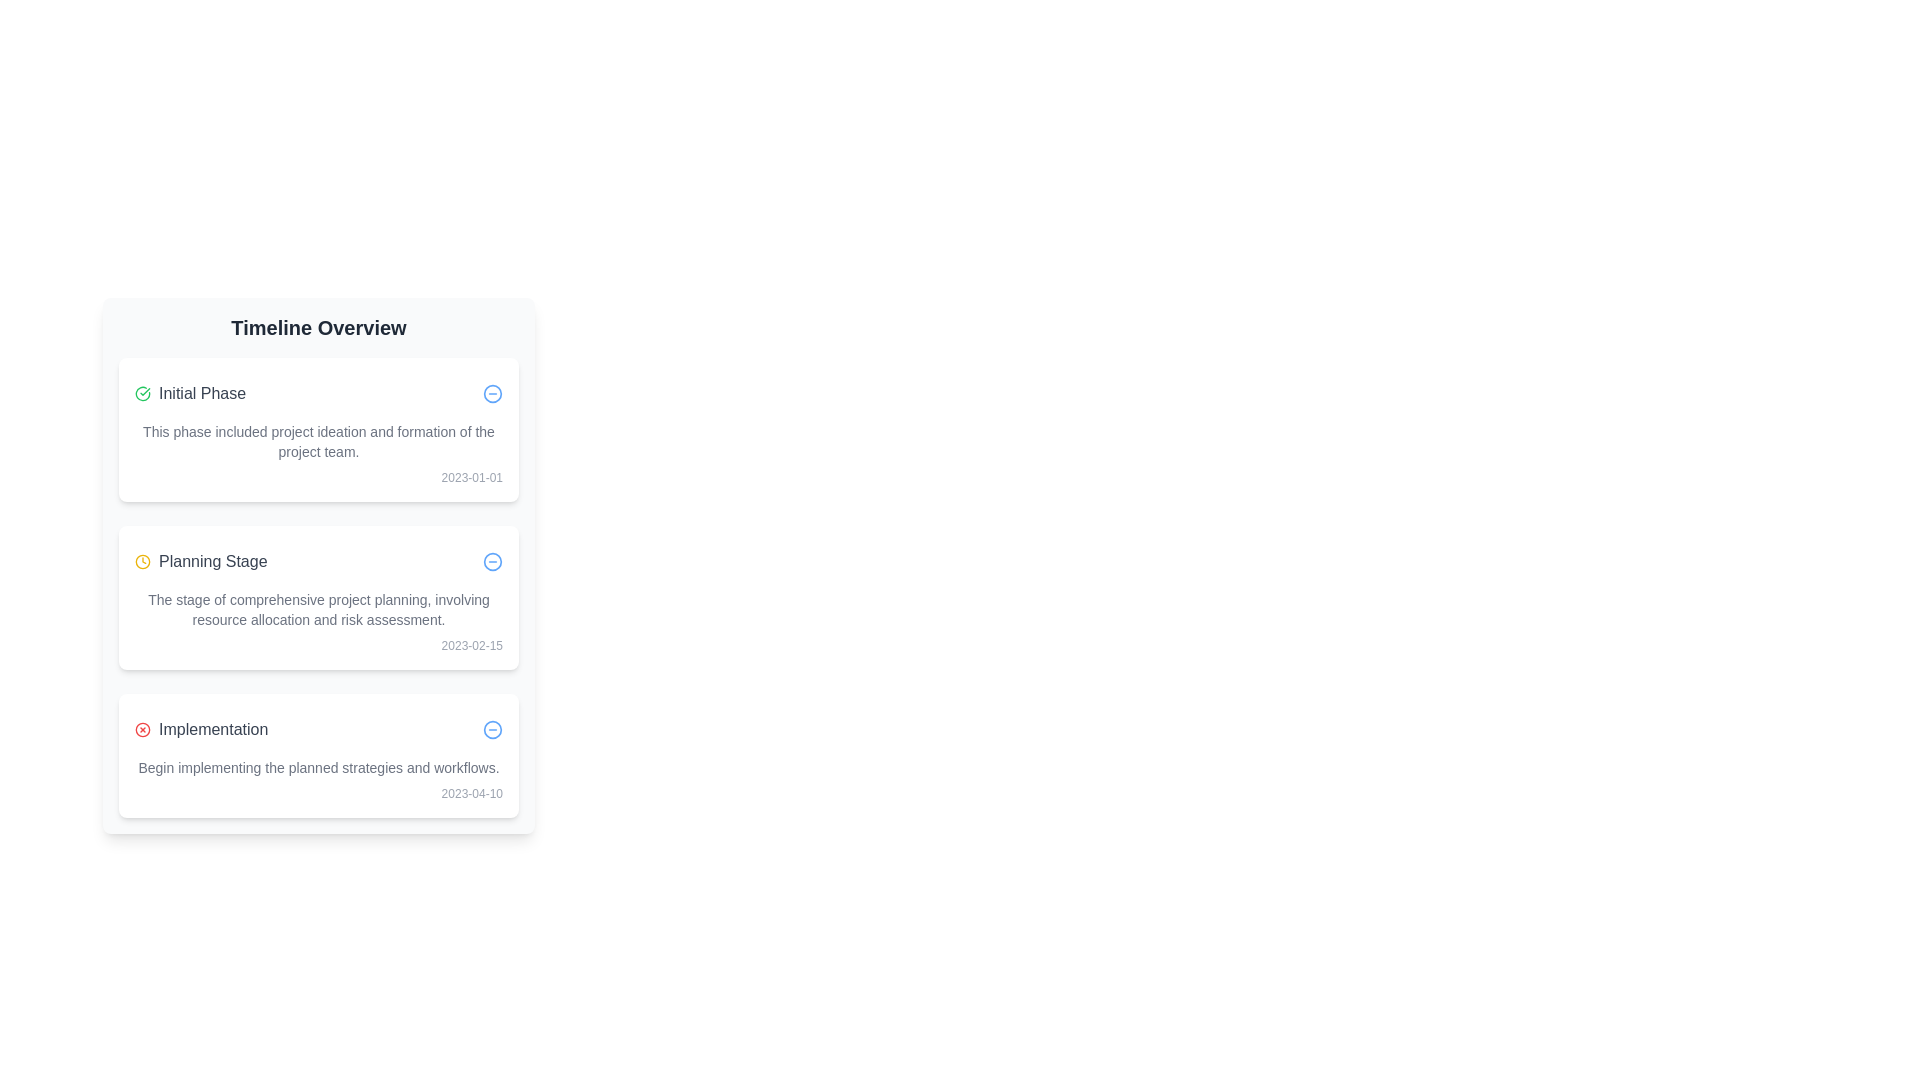 Image resolution: width=1920 pixels, height=1080 pixels. What do you see at coordinates (317, 766) in the screenshot?
I see `the text label reading 'Begin implementing the planned strategies and workflows.' located in the 'Implementation' timeline card` at bounding box center [317, 766].